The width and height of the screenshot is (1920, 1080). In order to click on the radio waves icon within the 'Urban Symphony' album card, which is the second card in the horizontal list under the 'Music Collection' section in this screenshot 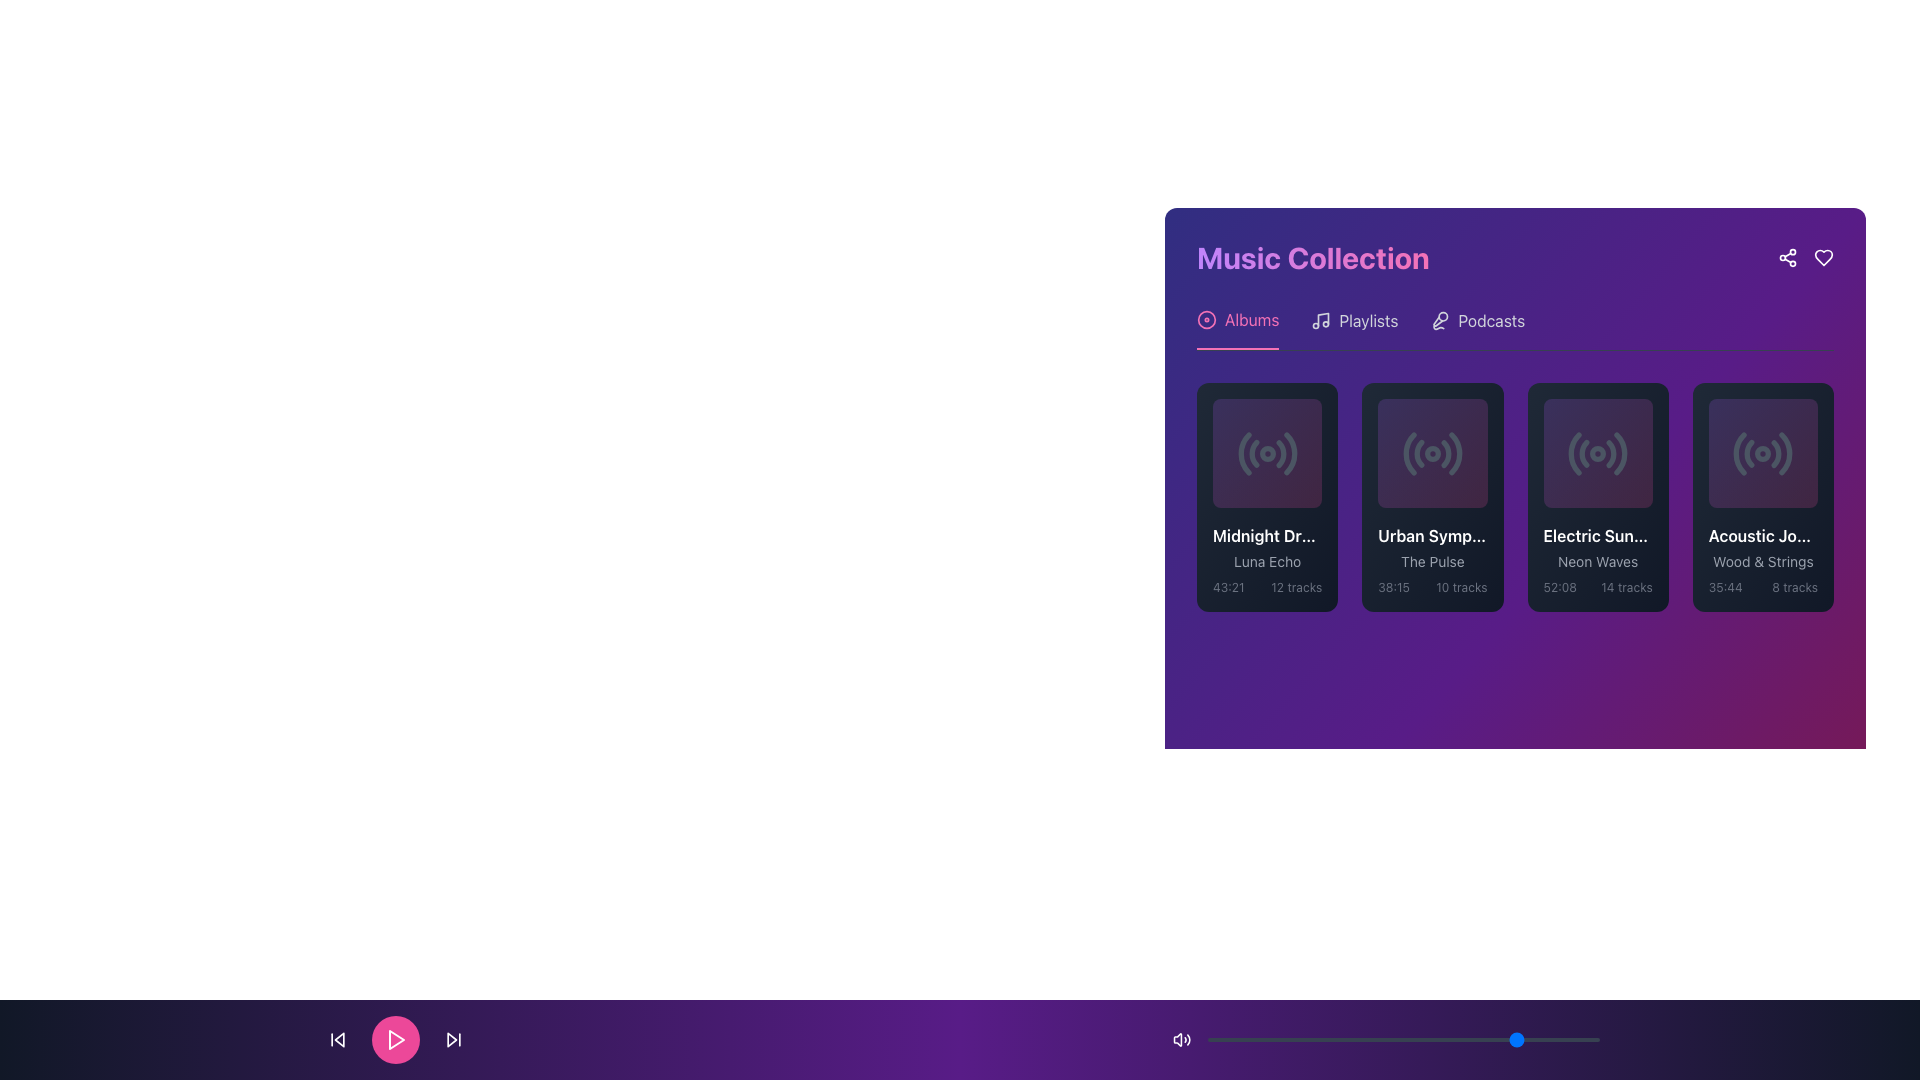, I will do `click(1431, 453)`.